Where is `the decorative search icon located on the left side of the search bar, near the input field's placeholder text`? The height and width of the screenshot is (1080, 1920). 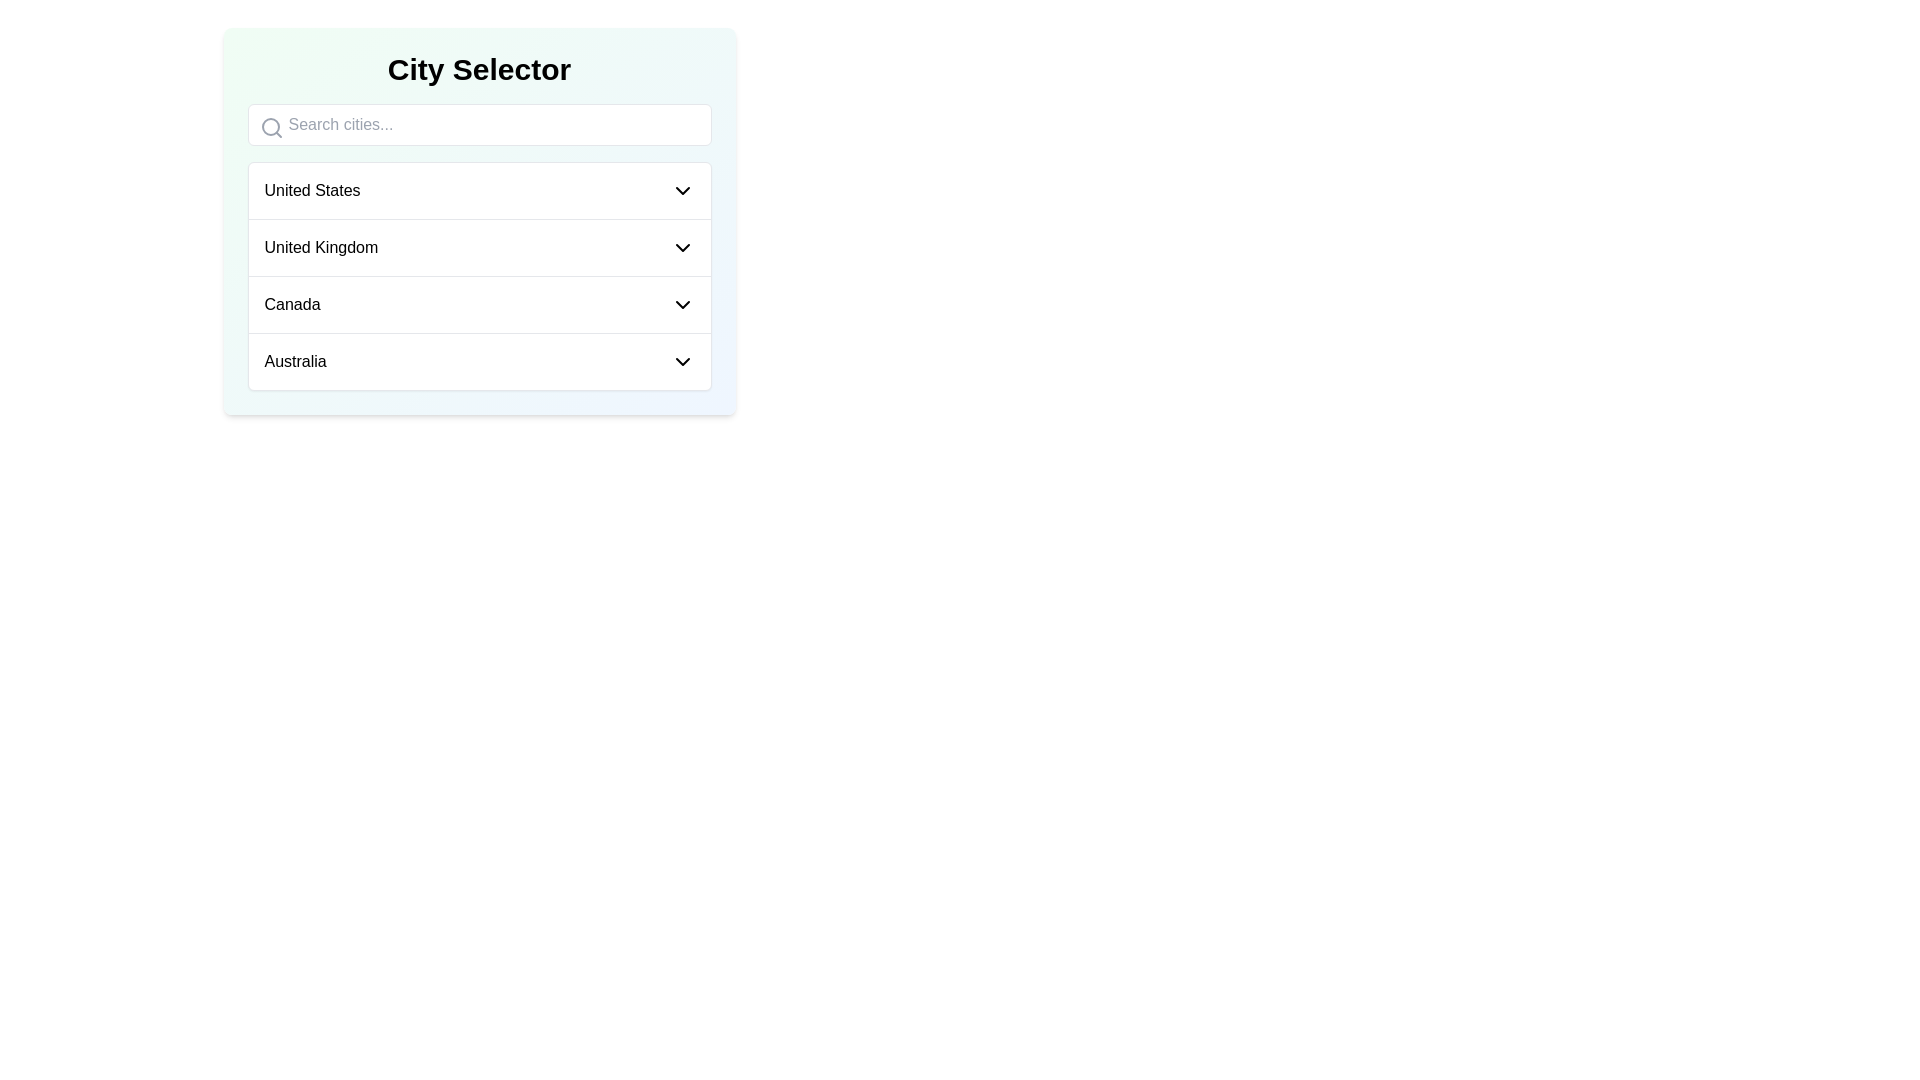 the decorative search icon located on the left side of the search bar, near the input field's placeholder text is located at coordinates (270, 127).